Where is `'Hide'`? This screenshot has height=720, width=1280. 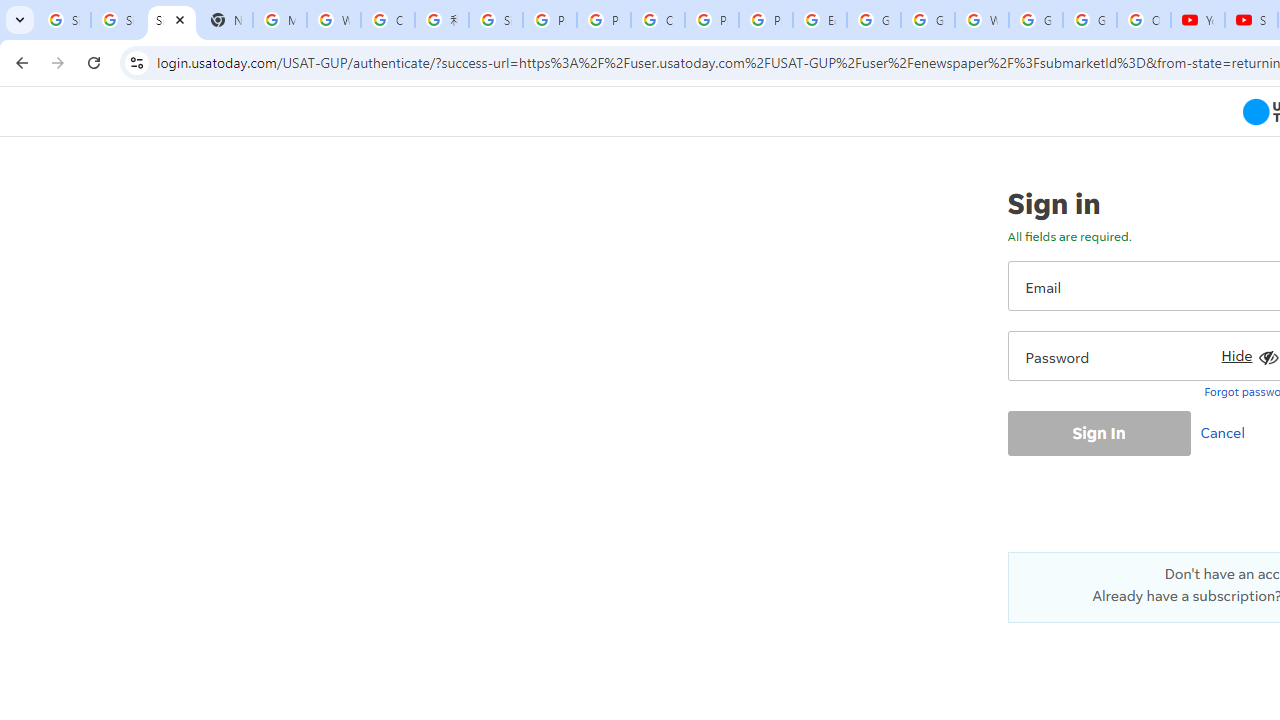 'Hide' is located at coordinates (1246, 351).